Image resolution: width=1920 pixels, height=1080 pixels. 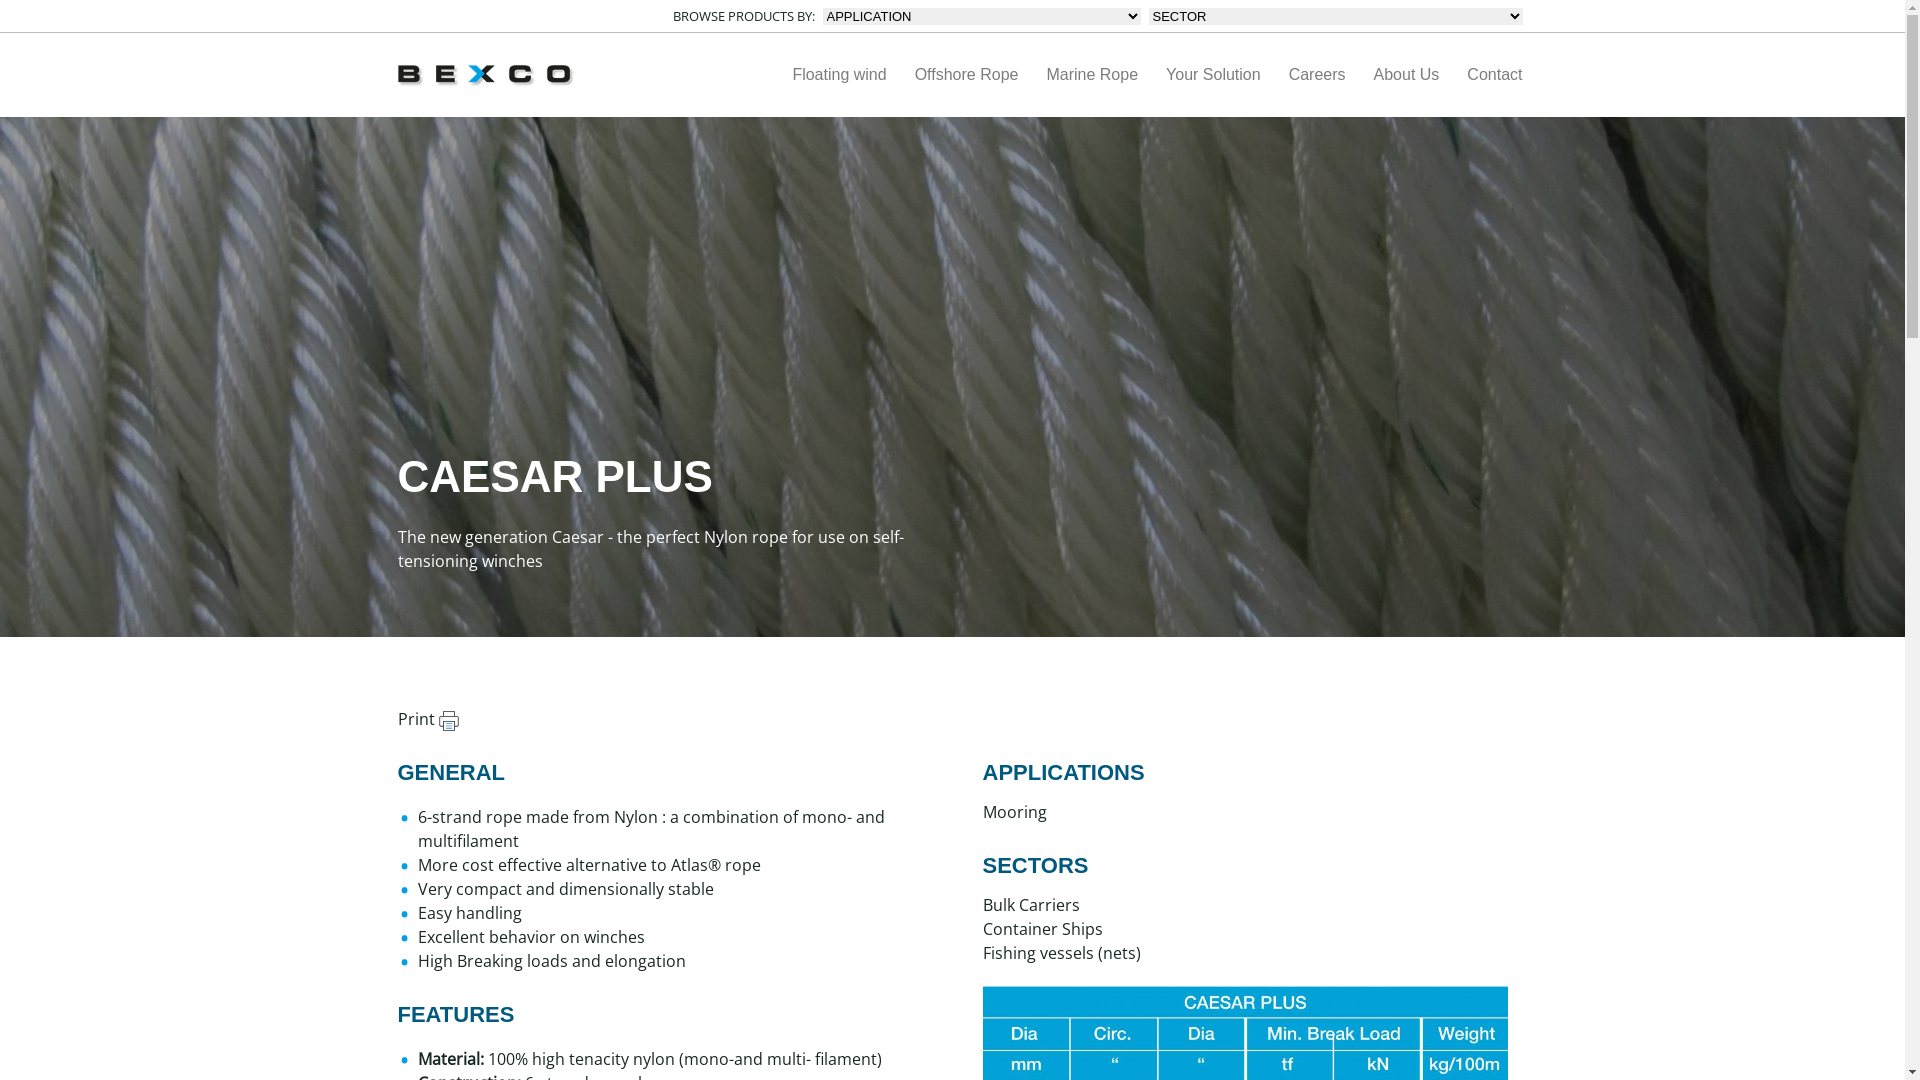 I want to click on 'Your Solution', so click(x=1212, y=73).